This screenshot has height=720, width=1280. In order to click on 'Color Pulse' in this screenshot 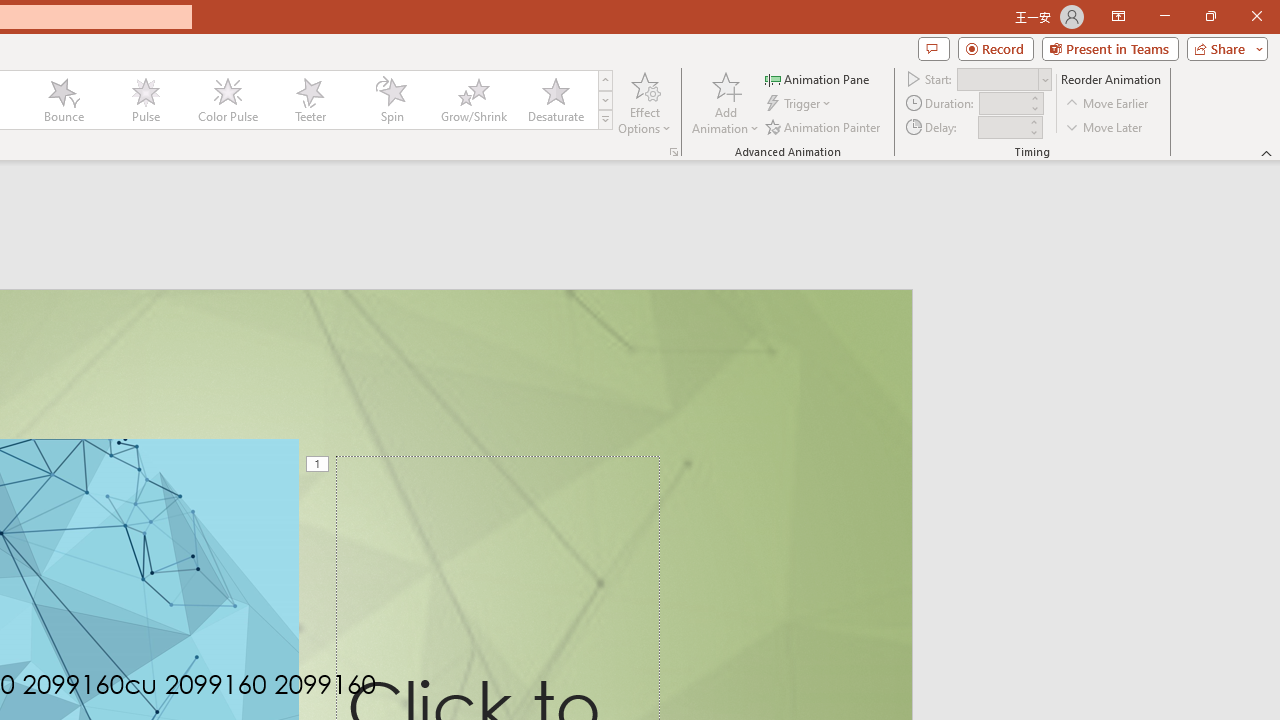, I will do `click(227, 100)`.